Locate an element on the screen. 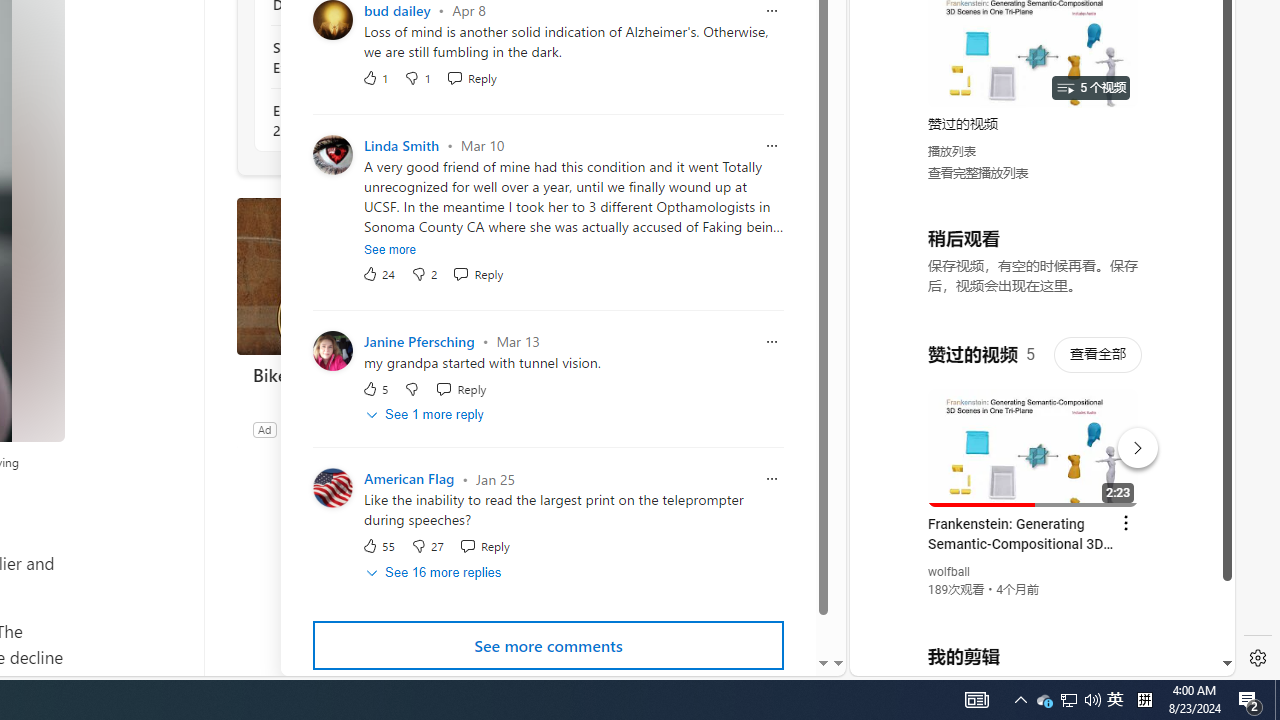 Image resolution: width=1280 pixels, height=720 pixels. 'wolfball' is located at coordinates (948, 572).